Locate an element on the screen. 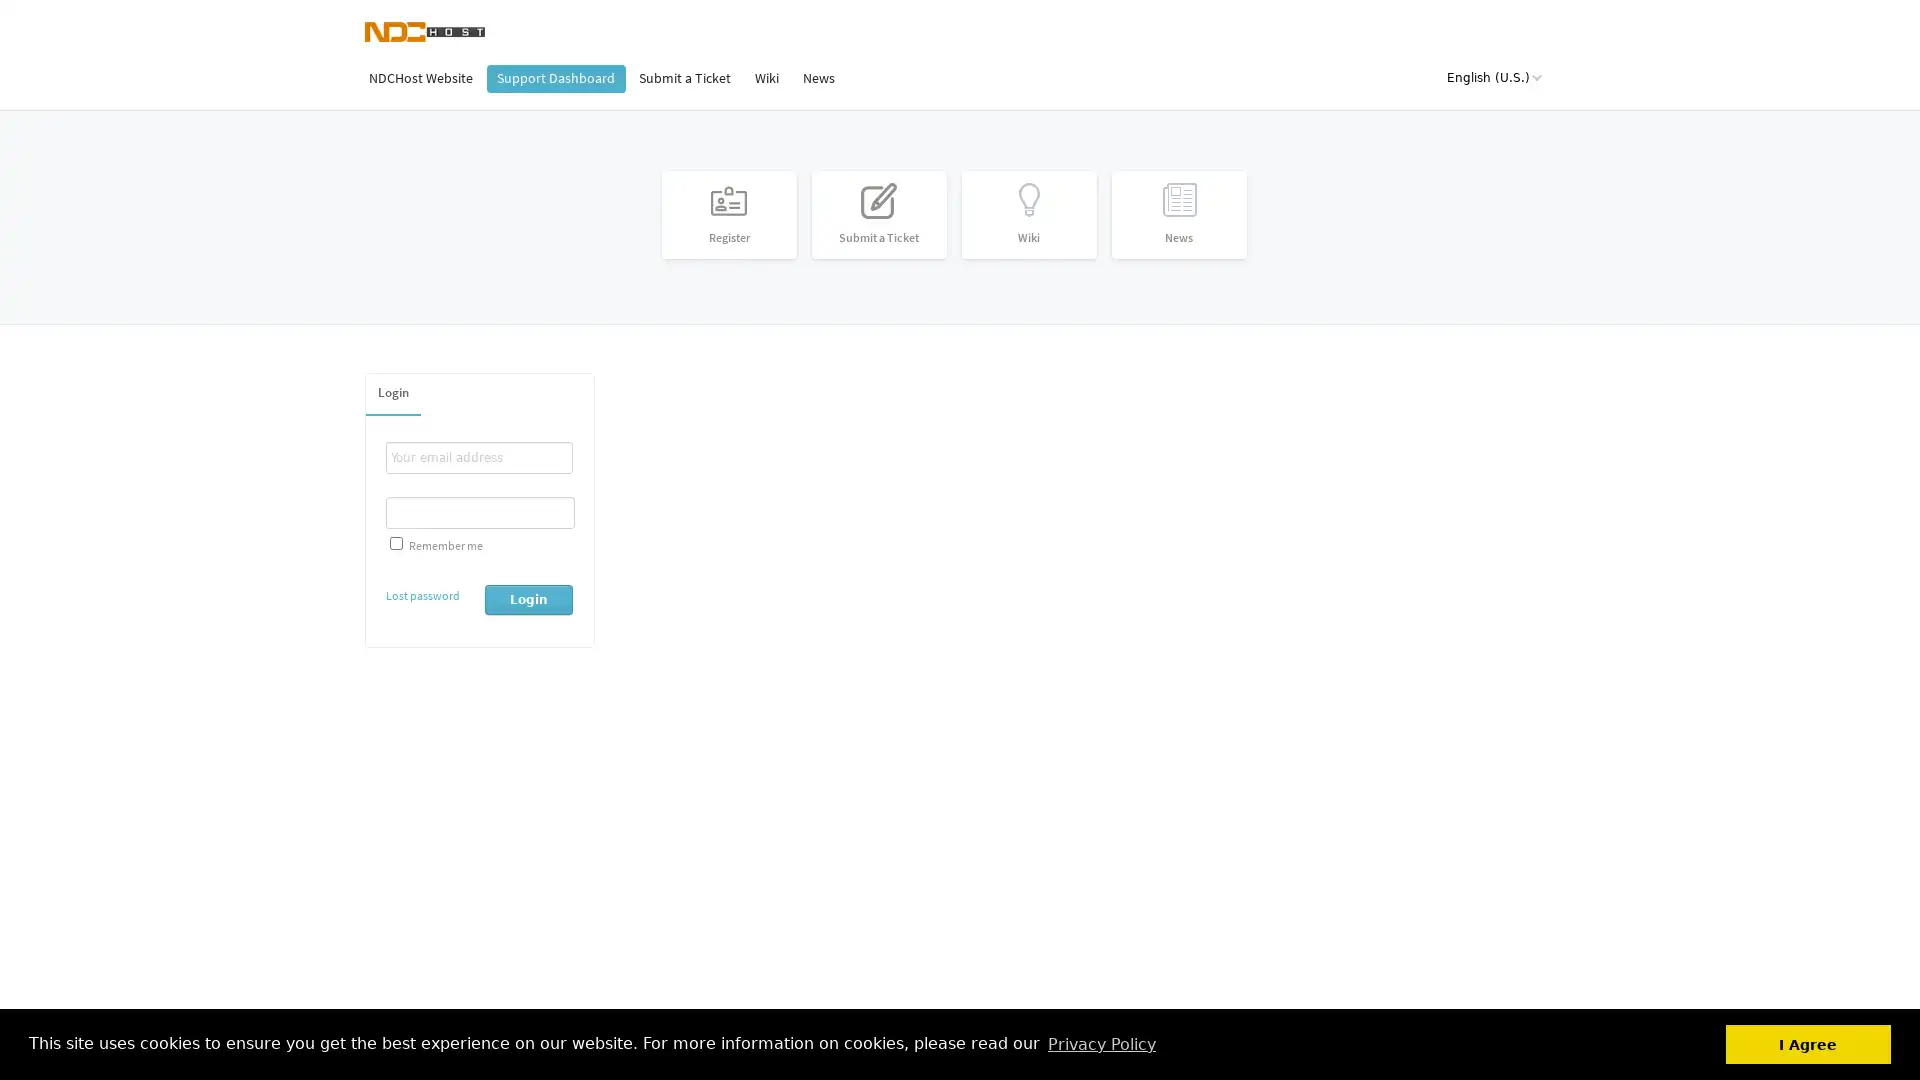 This screenshot has height=1080, width=1920. Login is located at coordinates (528, 597).